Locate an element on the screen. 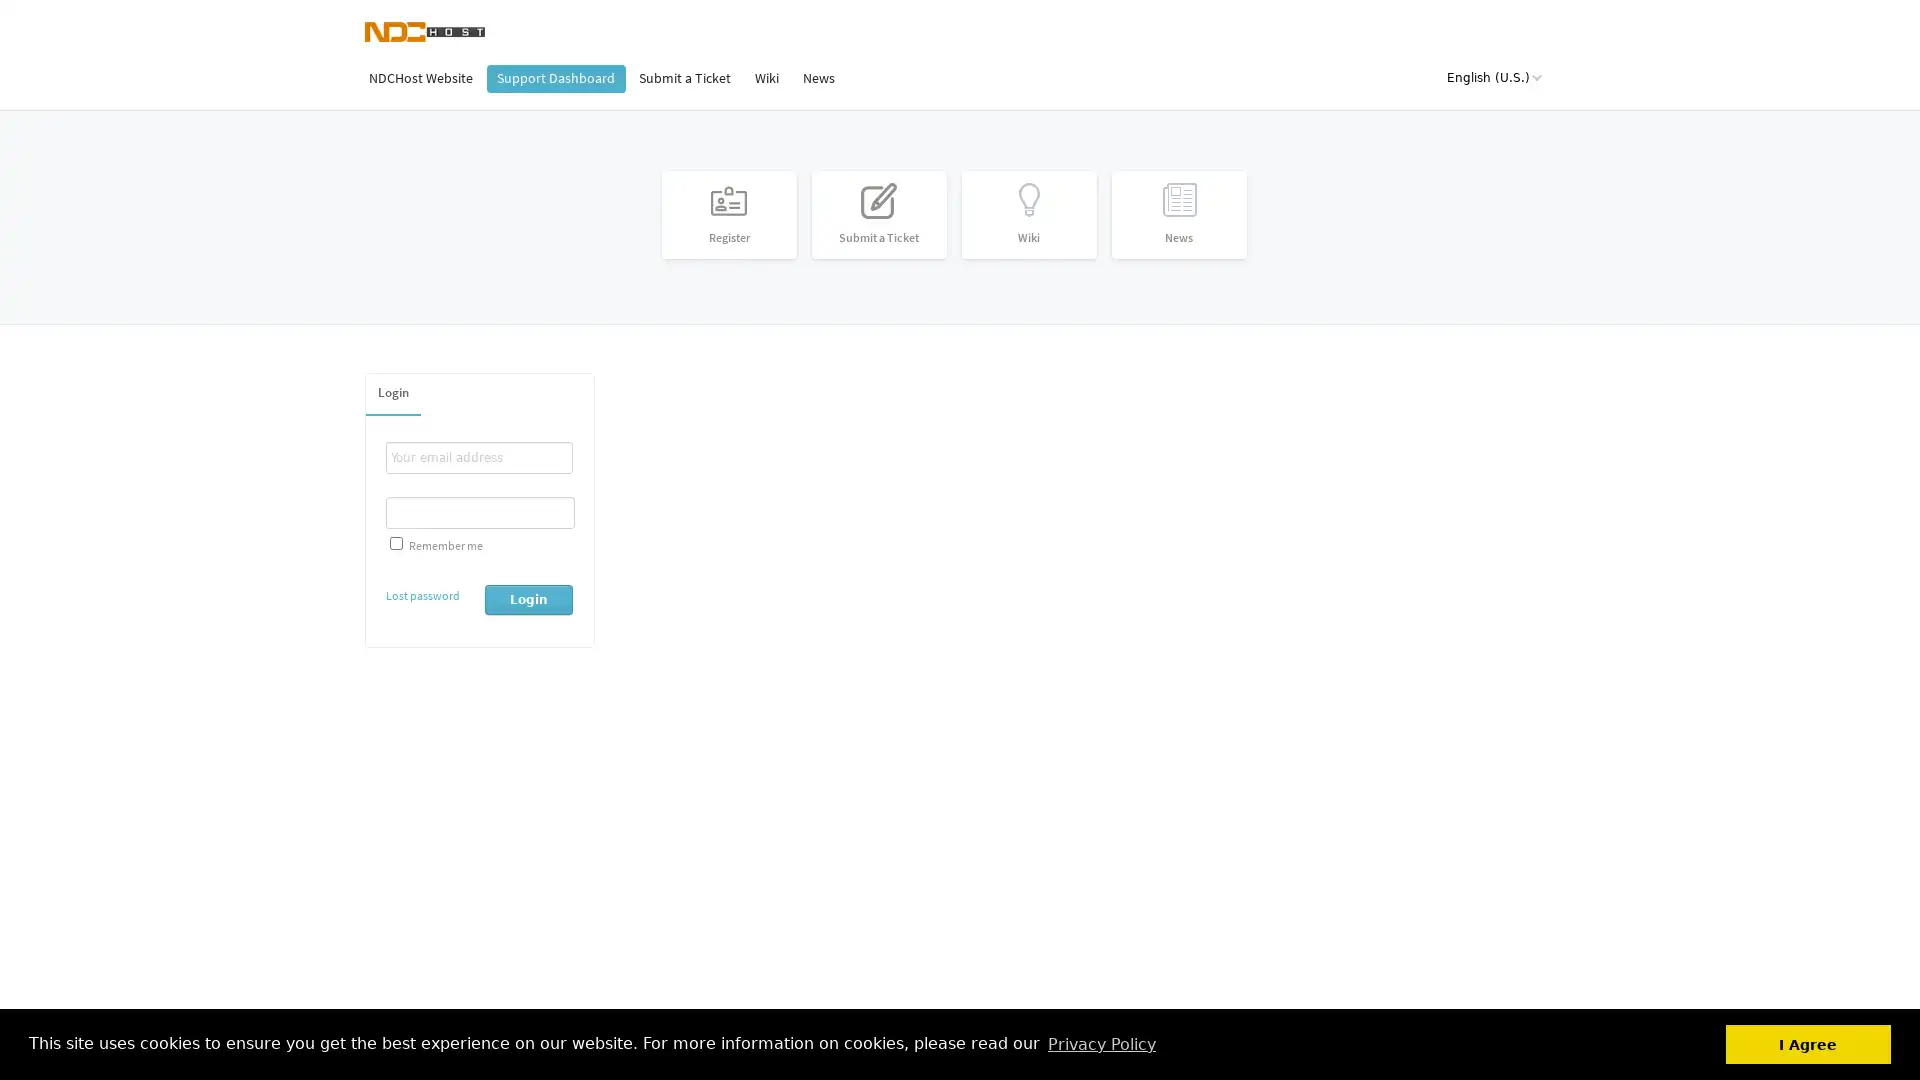 This screenshot has height=1080, width=1920. Login is located at coordinates (528, 597).